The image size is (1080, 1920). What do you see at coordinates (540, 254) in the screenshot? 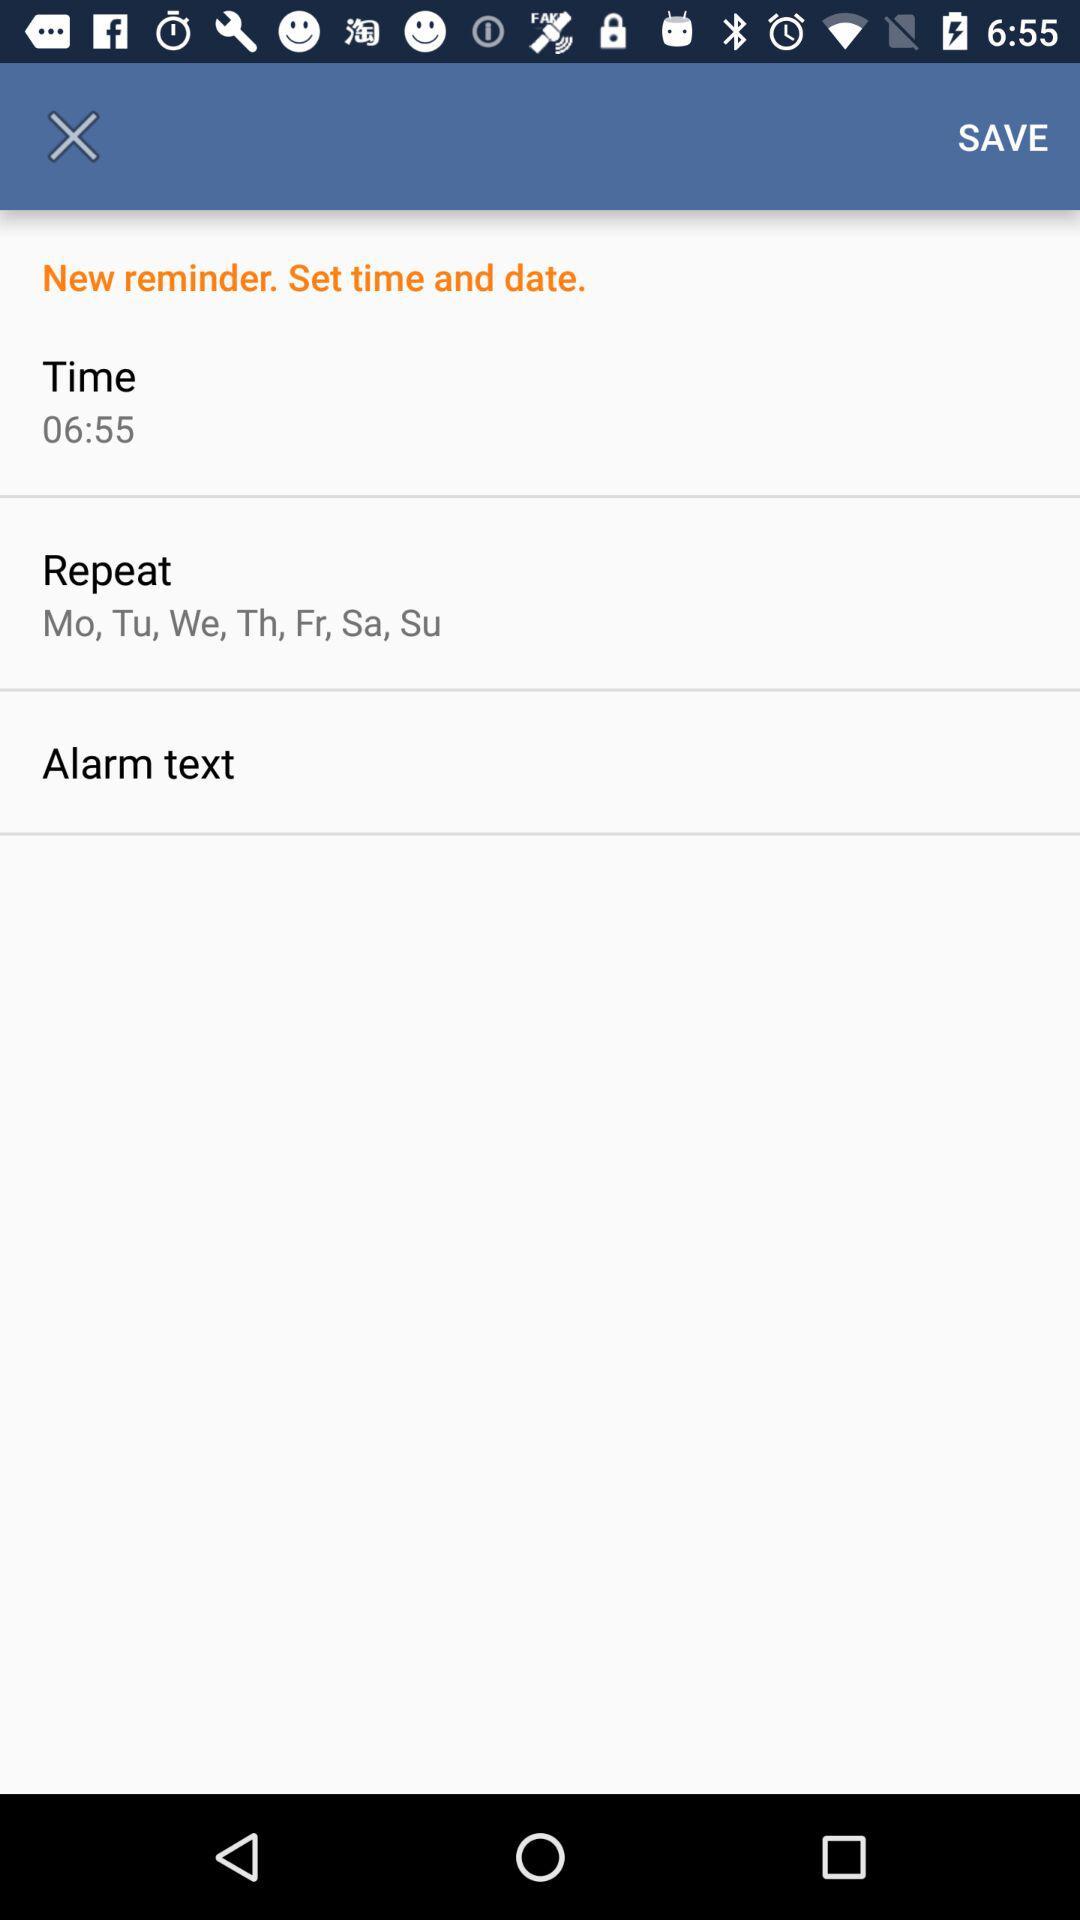
I see `new reminder set item` at bounding box center [540, 254].